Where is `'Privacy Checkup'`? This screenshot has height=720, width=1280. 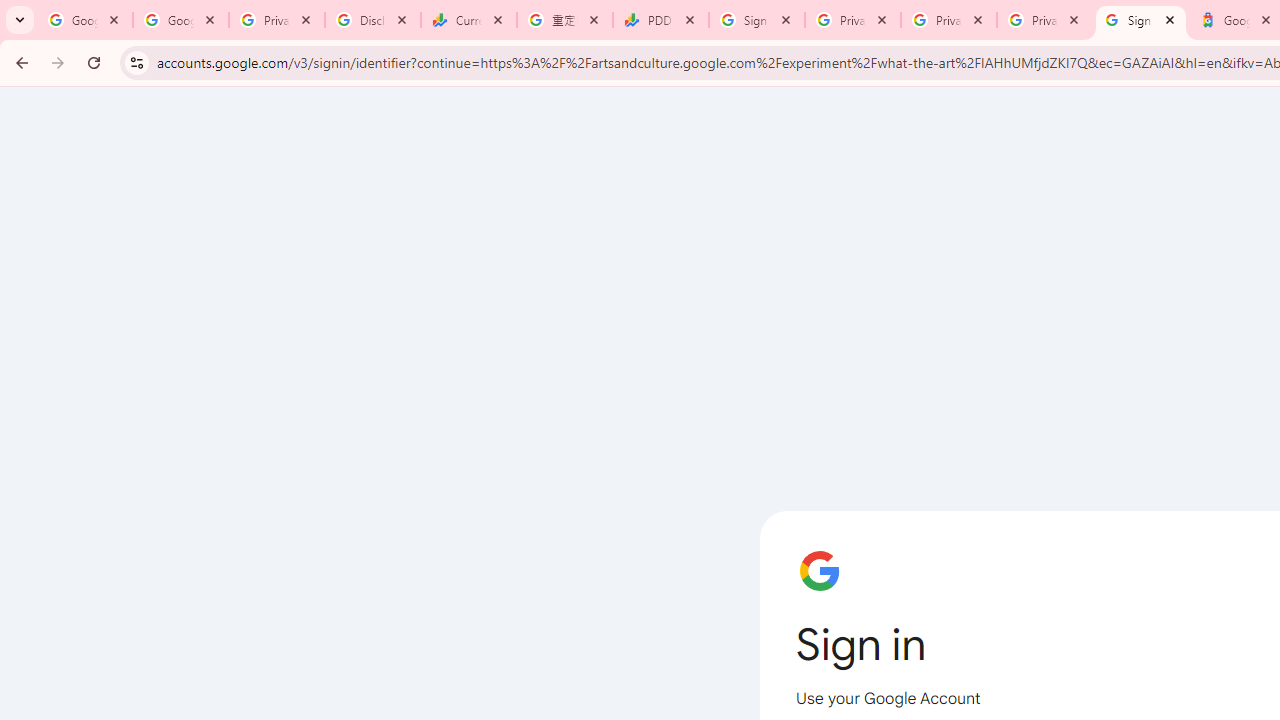 'Privacy Checkup' is located at coordinates (948, 20).